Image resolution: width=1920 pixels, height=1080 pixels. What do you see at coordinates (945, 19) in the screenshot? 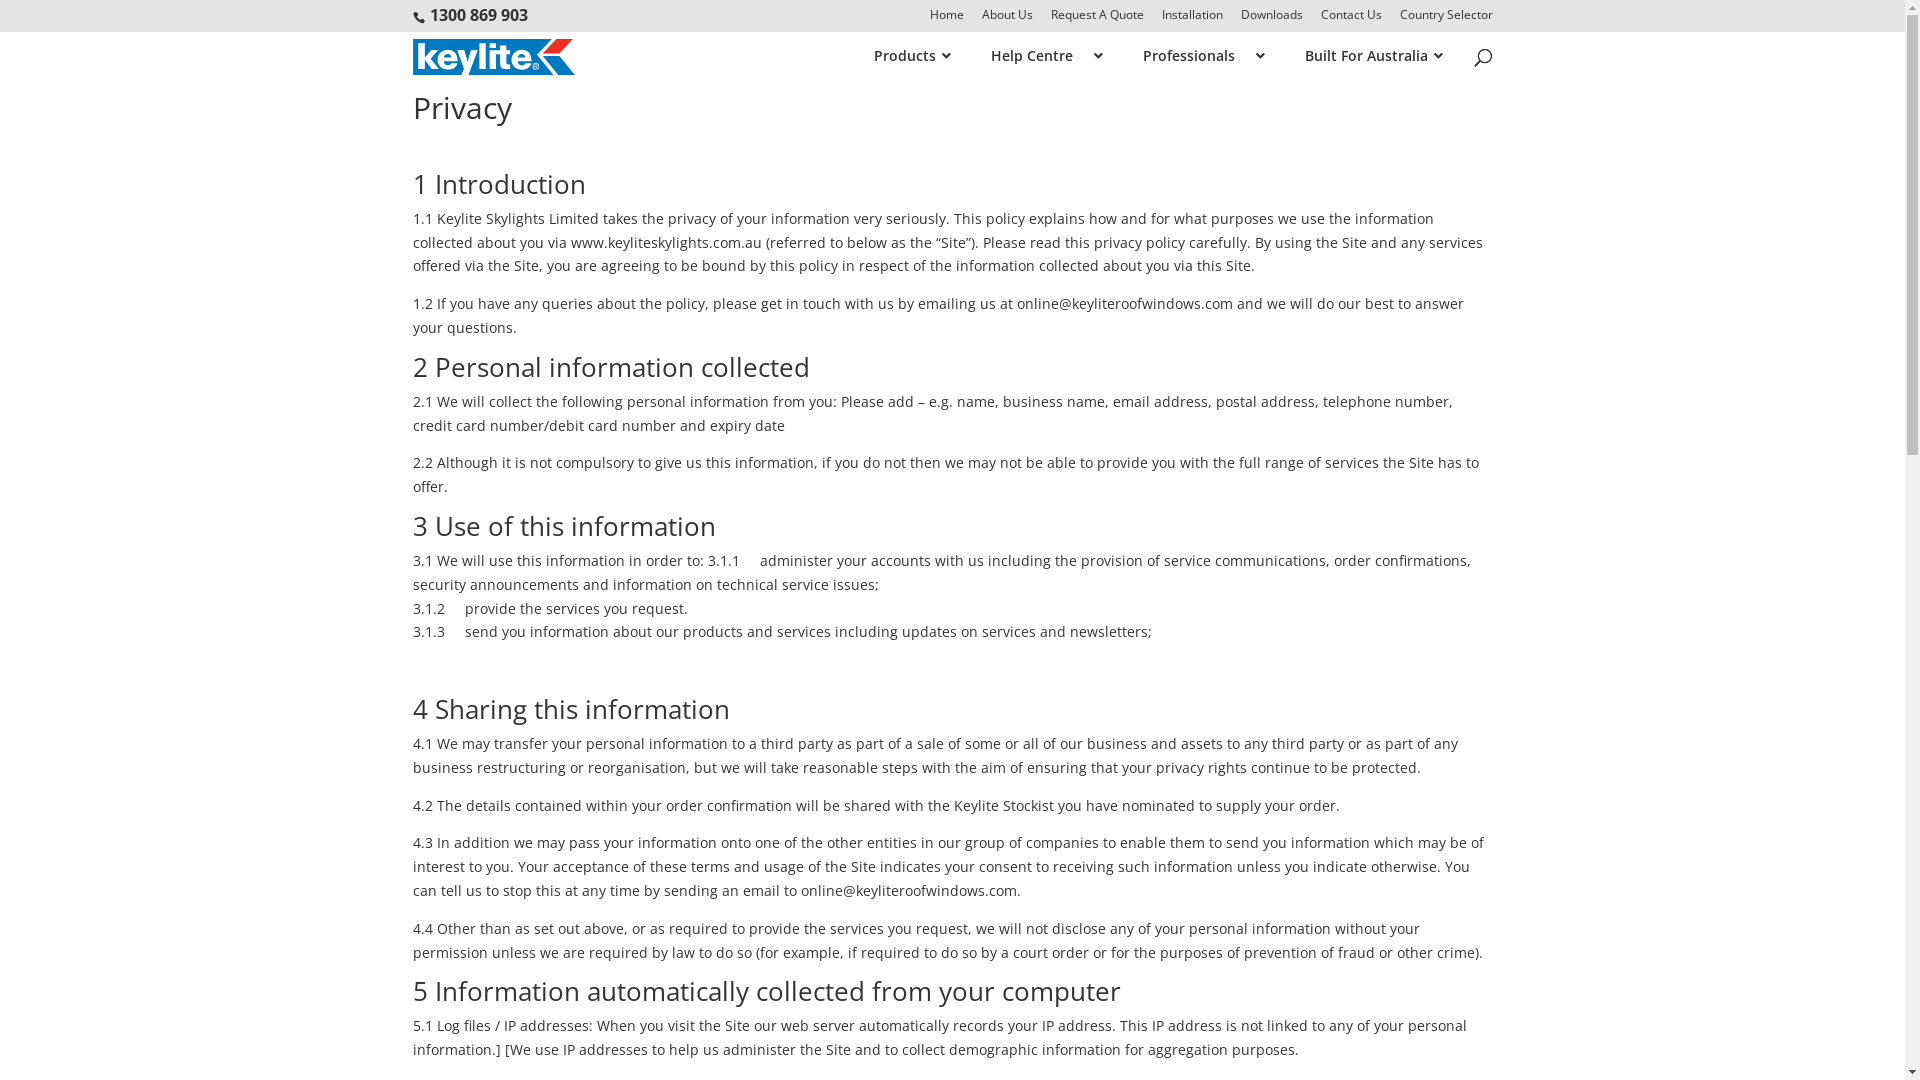
I see `'Home'` at bounding box center [945, 19].